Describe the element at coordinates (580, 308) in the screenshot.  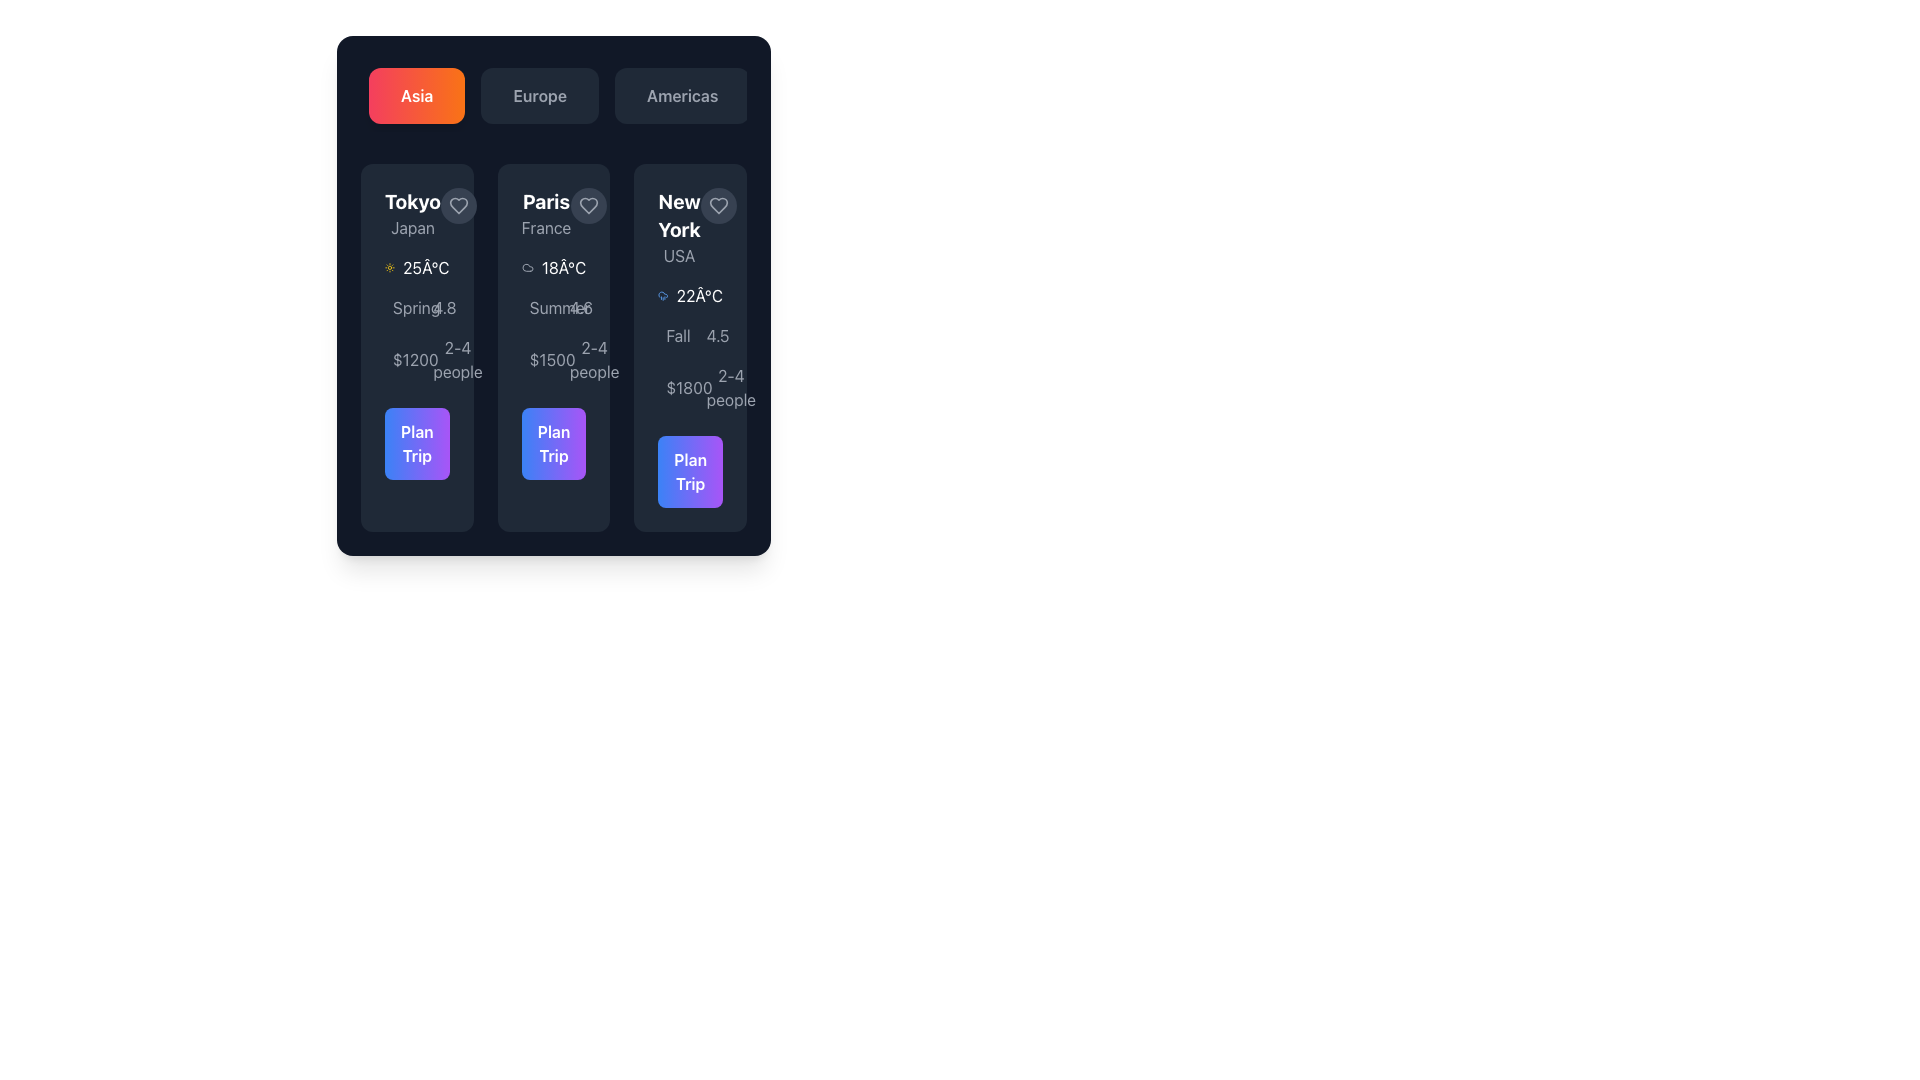
I see `the text label displaying '4.6' in light gray color, which is located above the text 'Summer' and within the 'Paris, France' card` at that location.